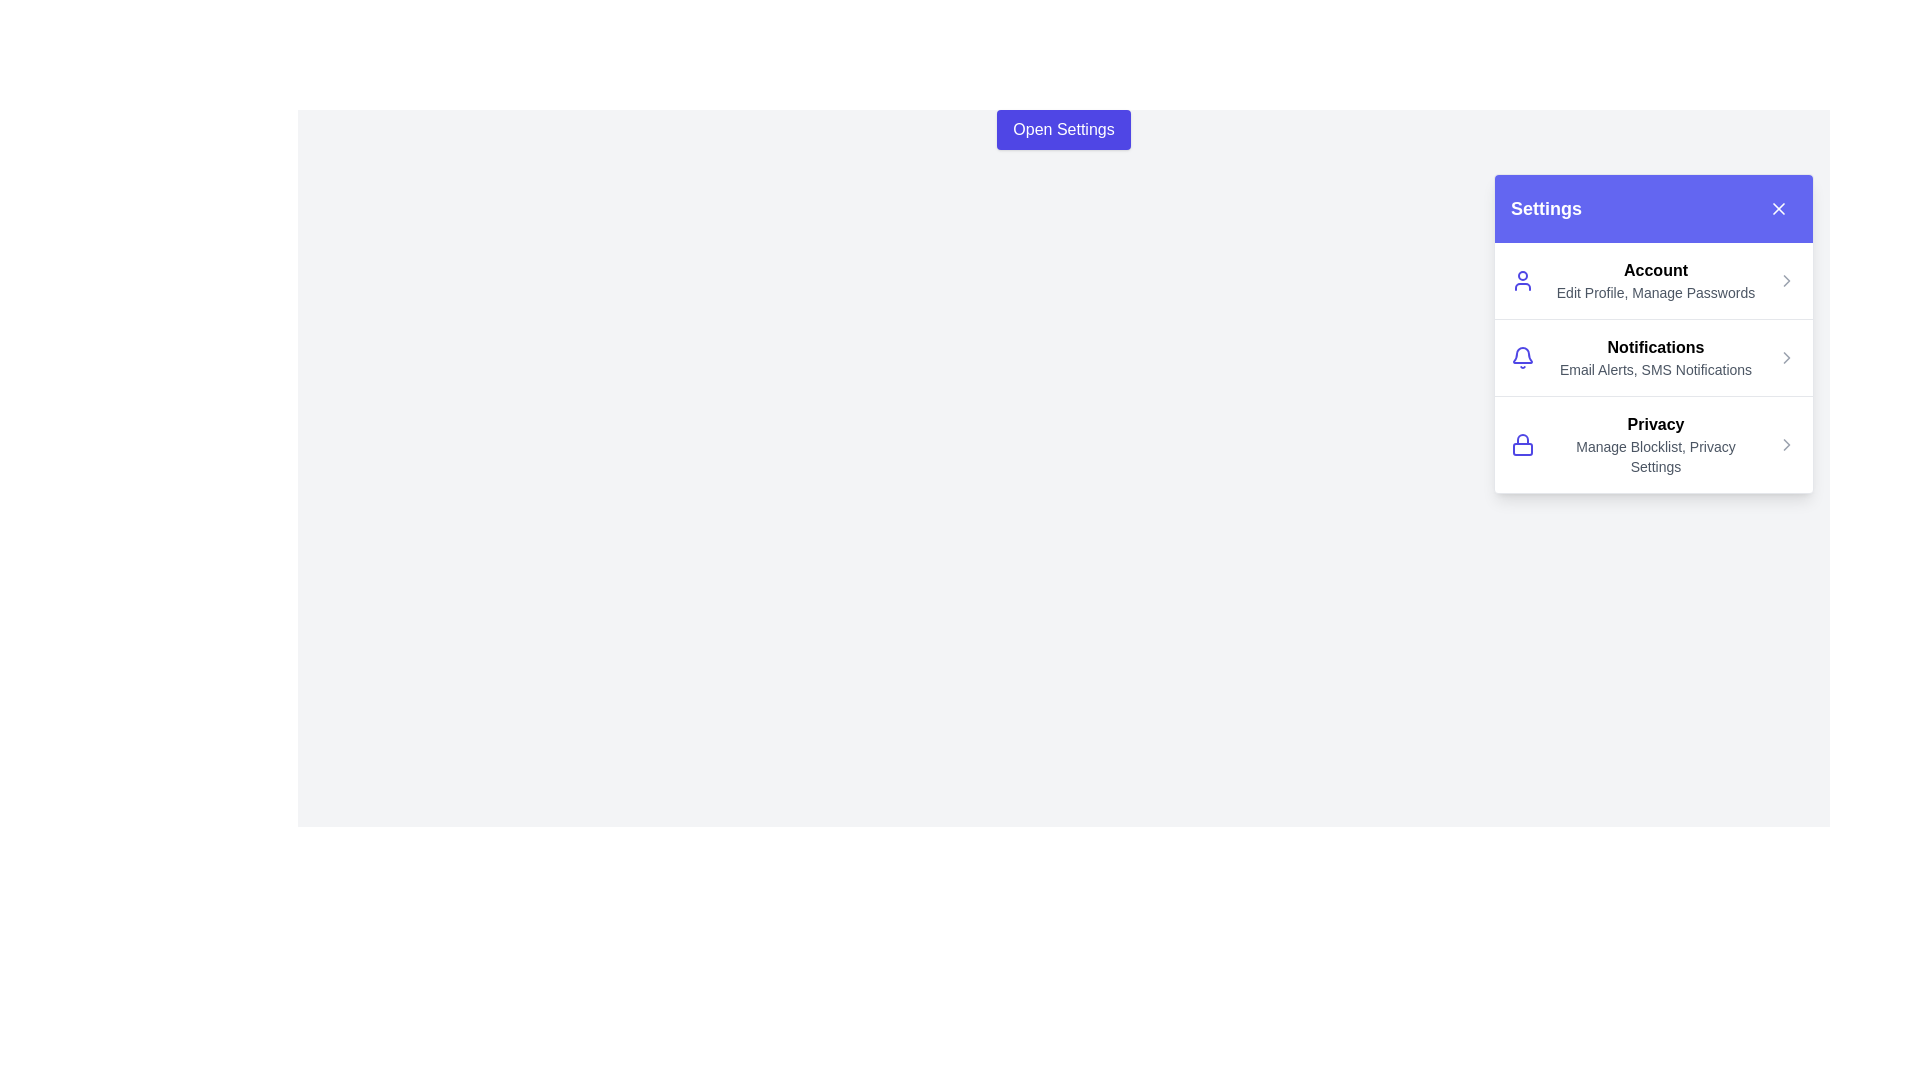 The image size is (1920, 1080). Describe the element at coordinates (1656, 346) in the screenshot. I see `text of the 'Notifications' label, which is styled in bold and located in the settings menu's second row, associated with a bell icon` at that location.